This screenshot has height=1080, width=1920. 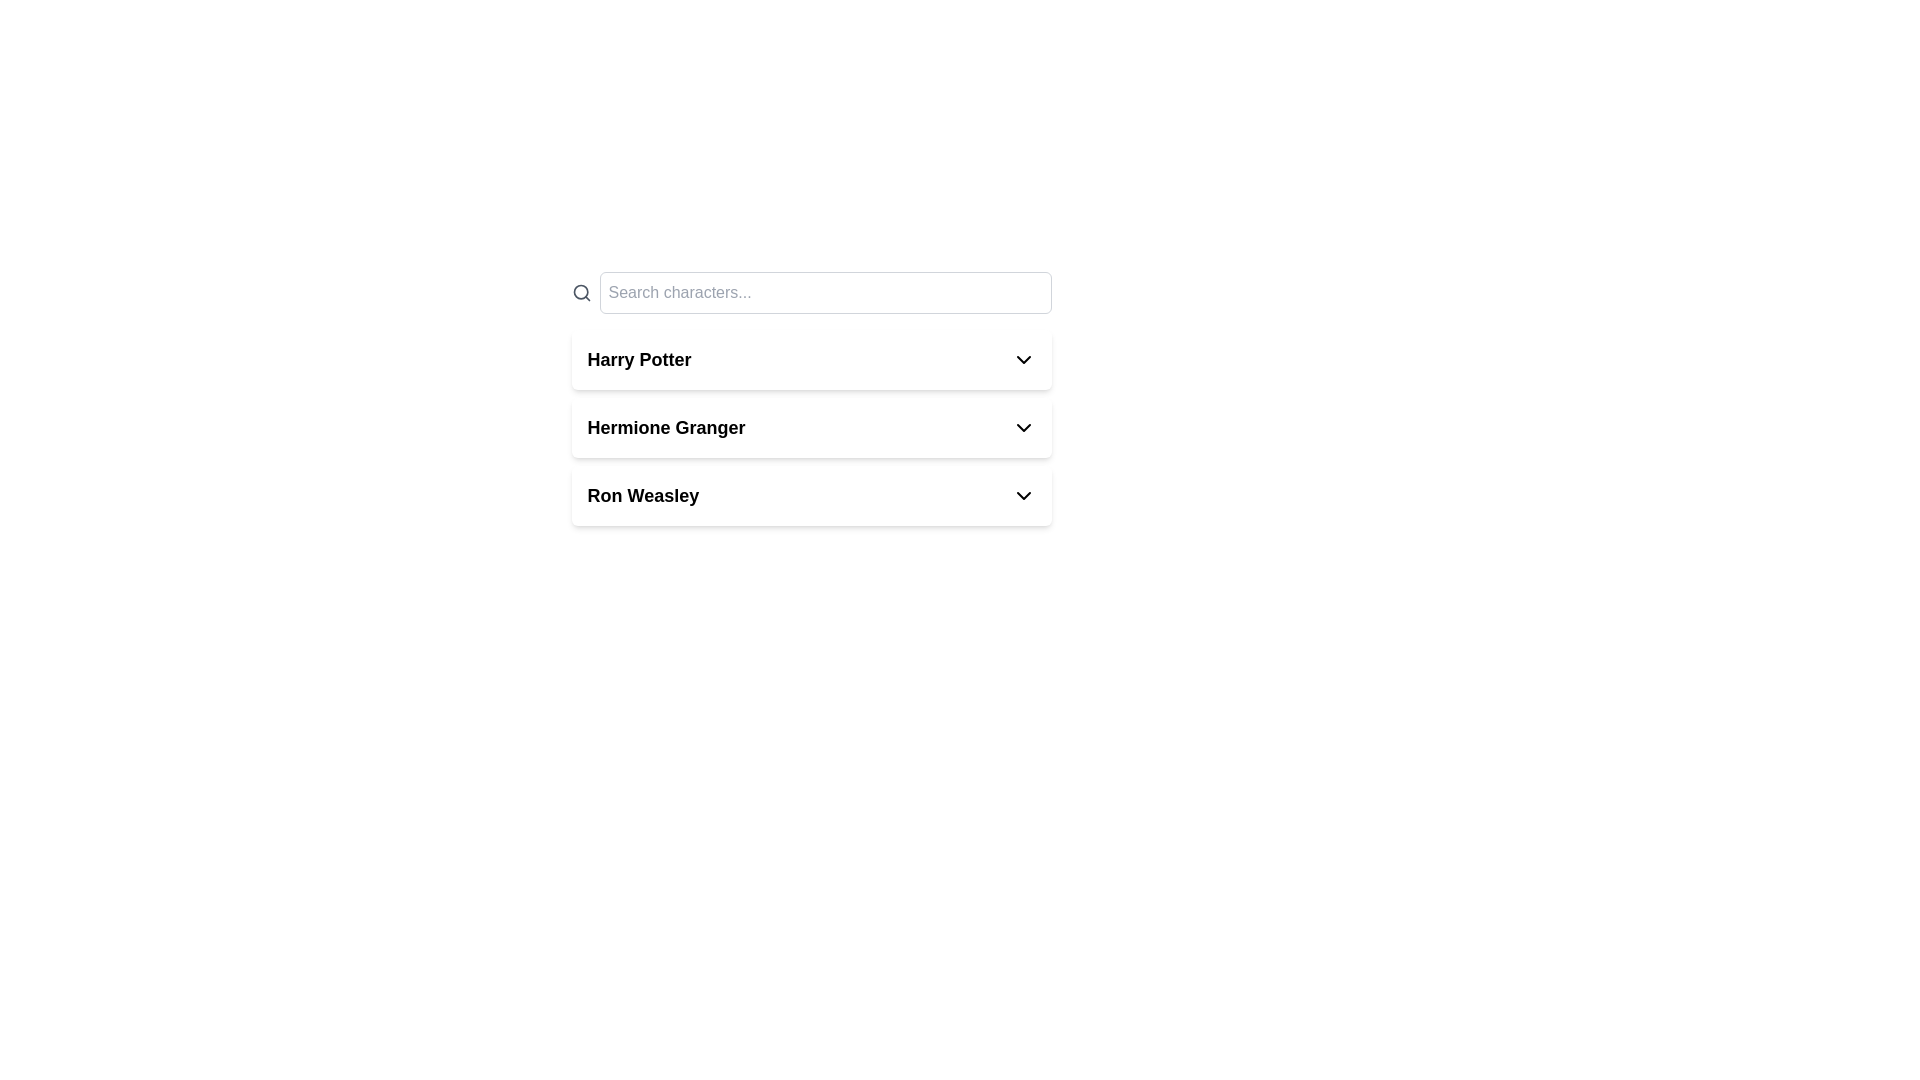 I want to click on the second selectable card in the list, which represents a character option and is located below the 'Harry Potter' card and above the 'Ron Weasley' card, so click(x=811, y=427).